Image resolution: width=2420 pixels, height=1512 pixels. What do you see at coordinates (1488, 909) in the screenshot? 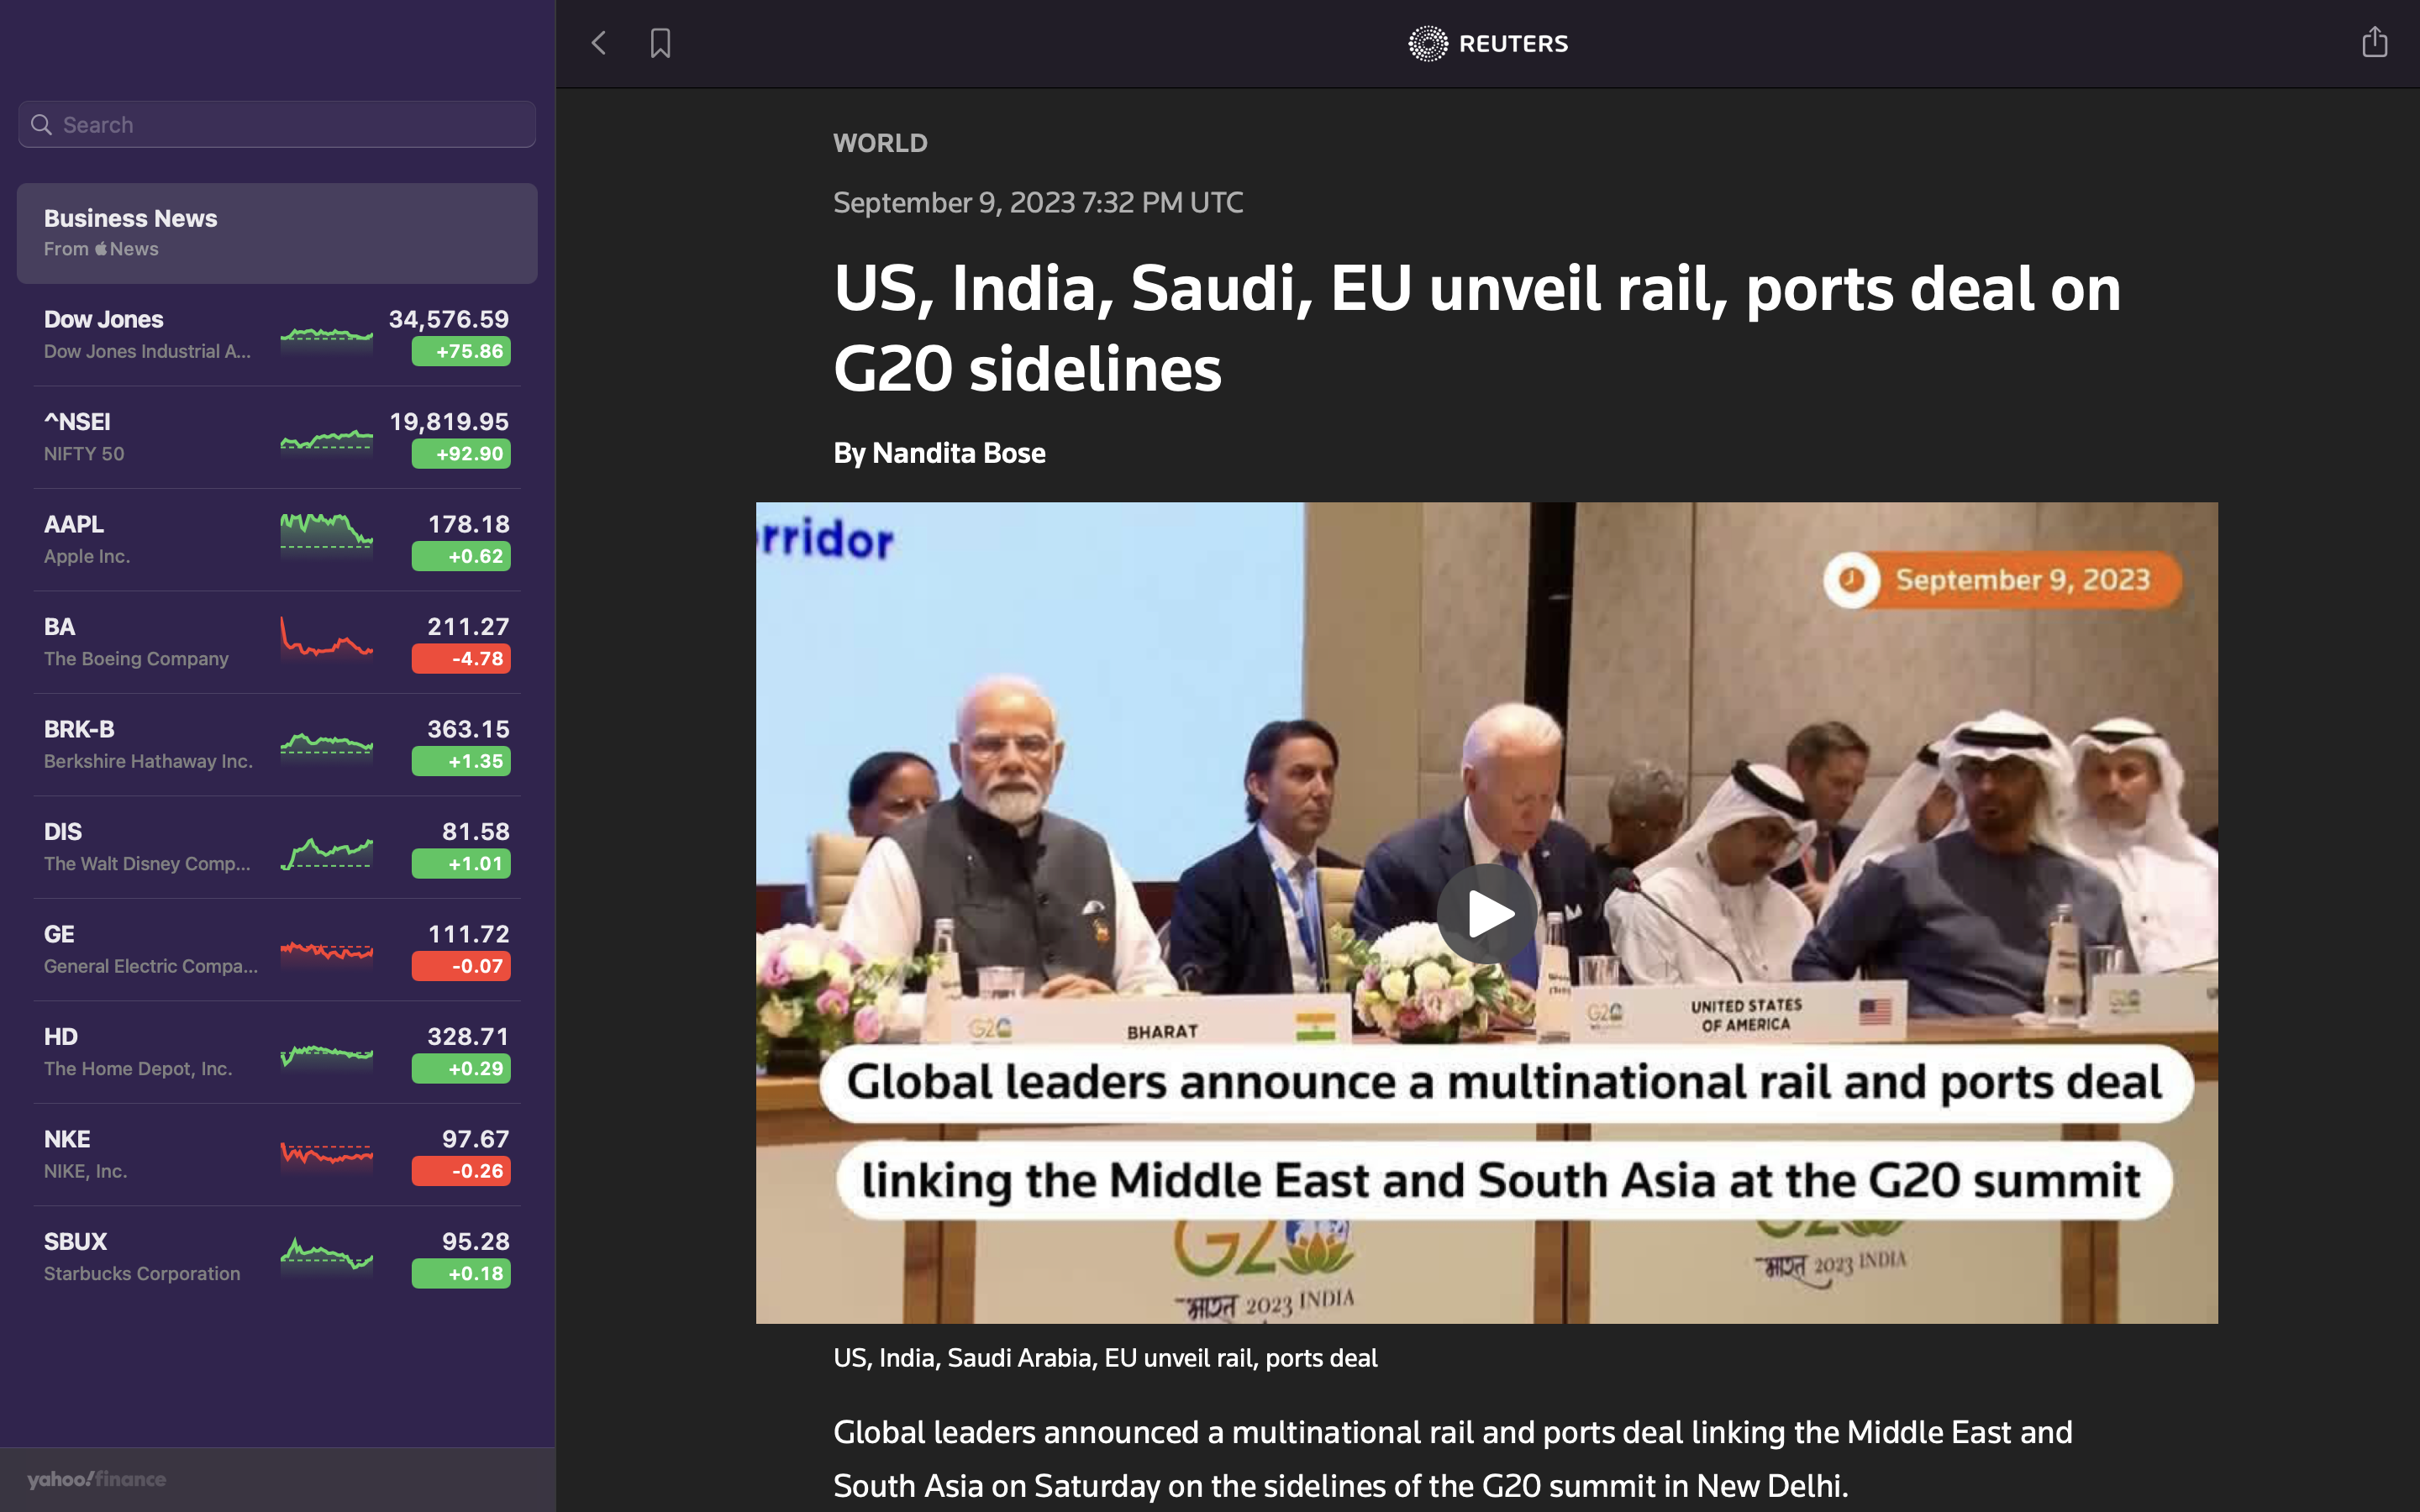
I see `Play video of the news` at bounding box center [1488, 909].